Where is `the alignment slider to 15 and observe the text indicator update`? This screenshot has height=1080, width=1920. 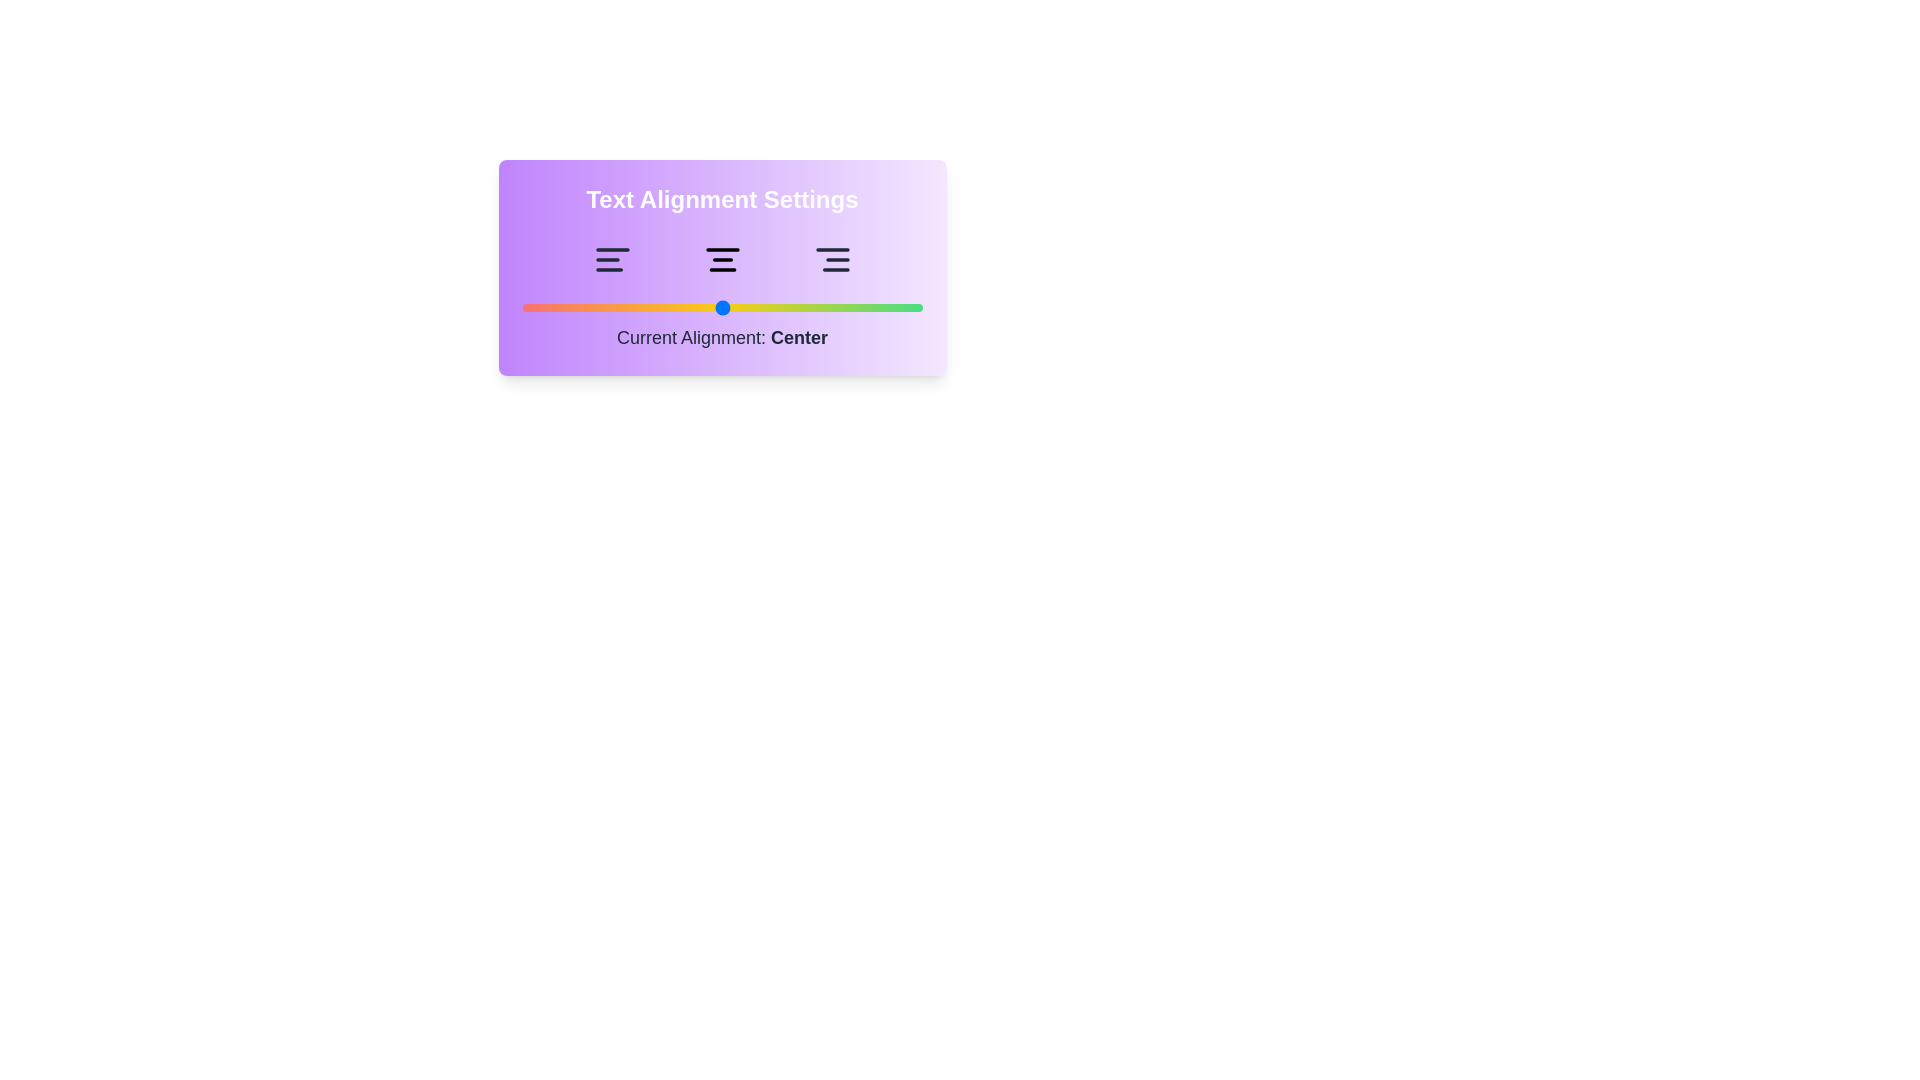 the alignment slider to 15 and observe the text indicator update is located at coordinates (581, 308).